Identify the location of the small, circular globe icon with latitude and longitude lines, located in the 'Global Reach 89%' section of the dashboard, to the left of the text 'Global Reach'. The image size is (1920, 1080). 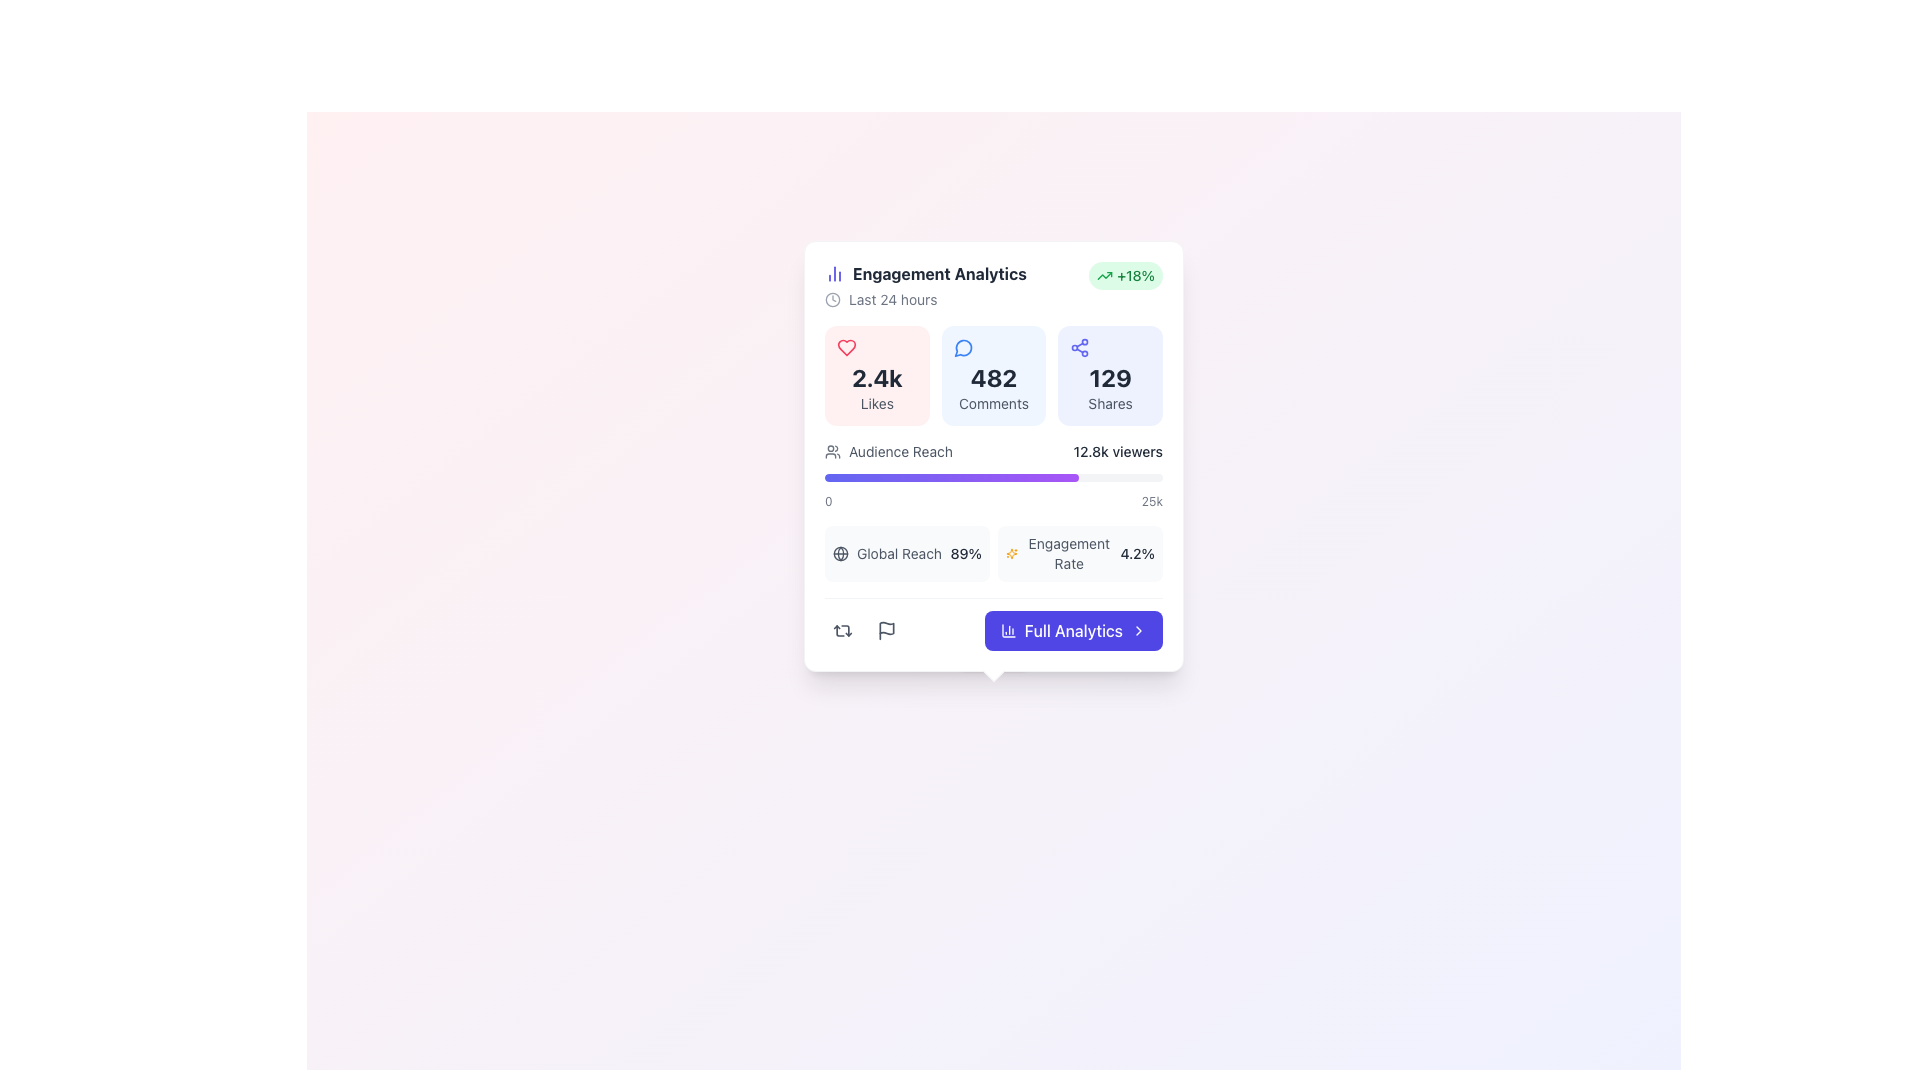
(840, 554).